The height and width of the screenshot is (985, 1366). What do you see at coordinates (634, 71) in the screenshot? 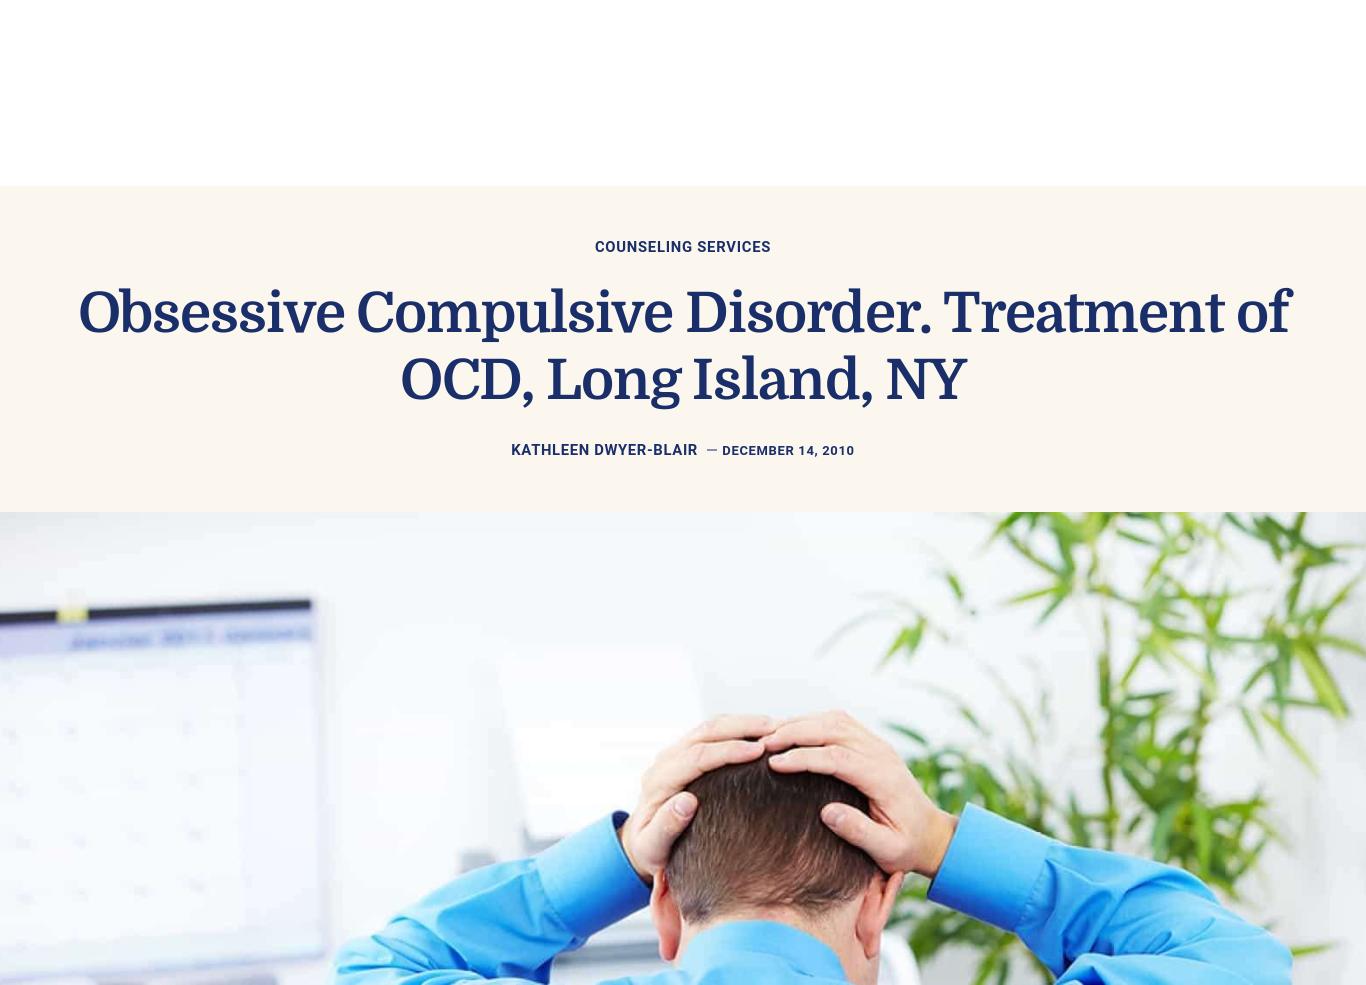
I see `'Counseling'` at bounding box center [634, 71].